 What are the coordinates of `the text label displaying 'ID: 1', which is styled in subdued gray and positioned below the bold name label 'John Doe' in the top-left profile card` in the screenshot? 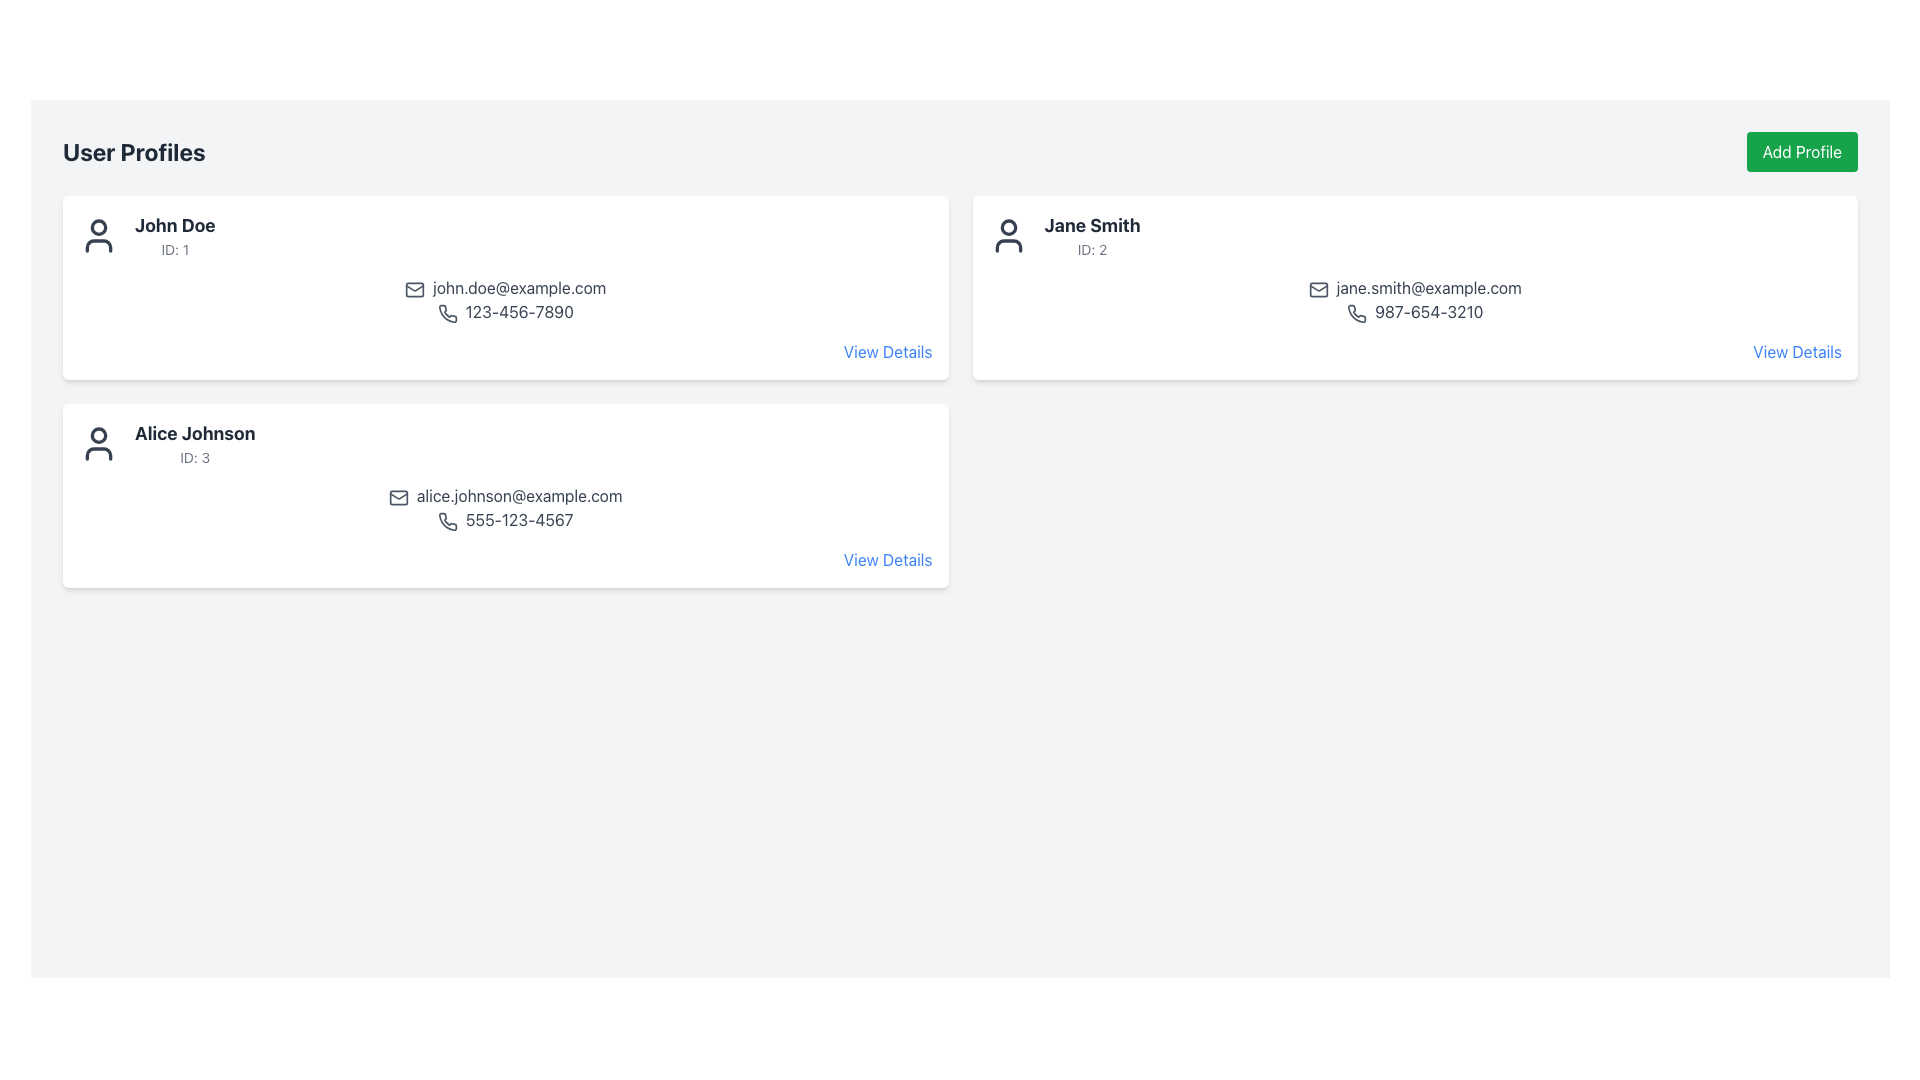 It's located at (175, 249).